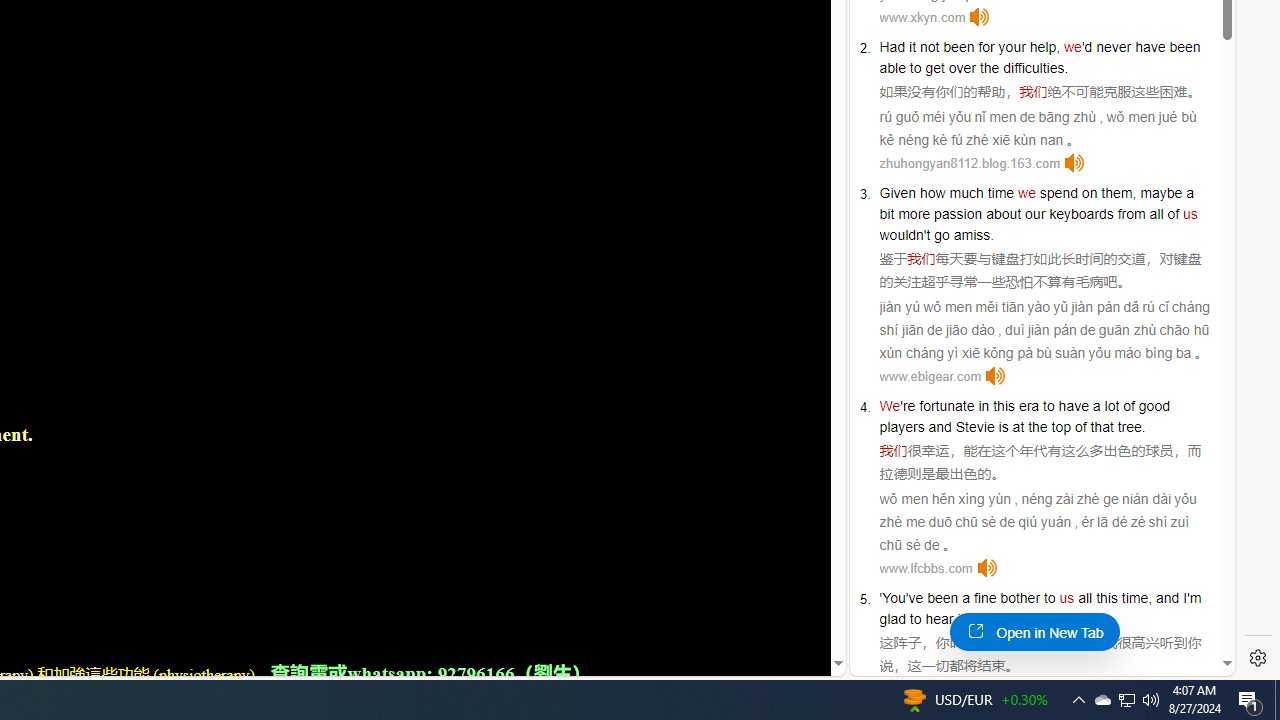  Describe the element at coordinates (896, 192) in the screenshot. I see `'Given'` at that location.